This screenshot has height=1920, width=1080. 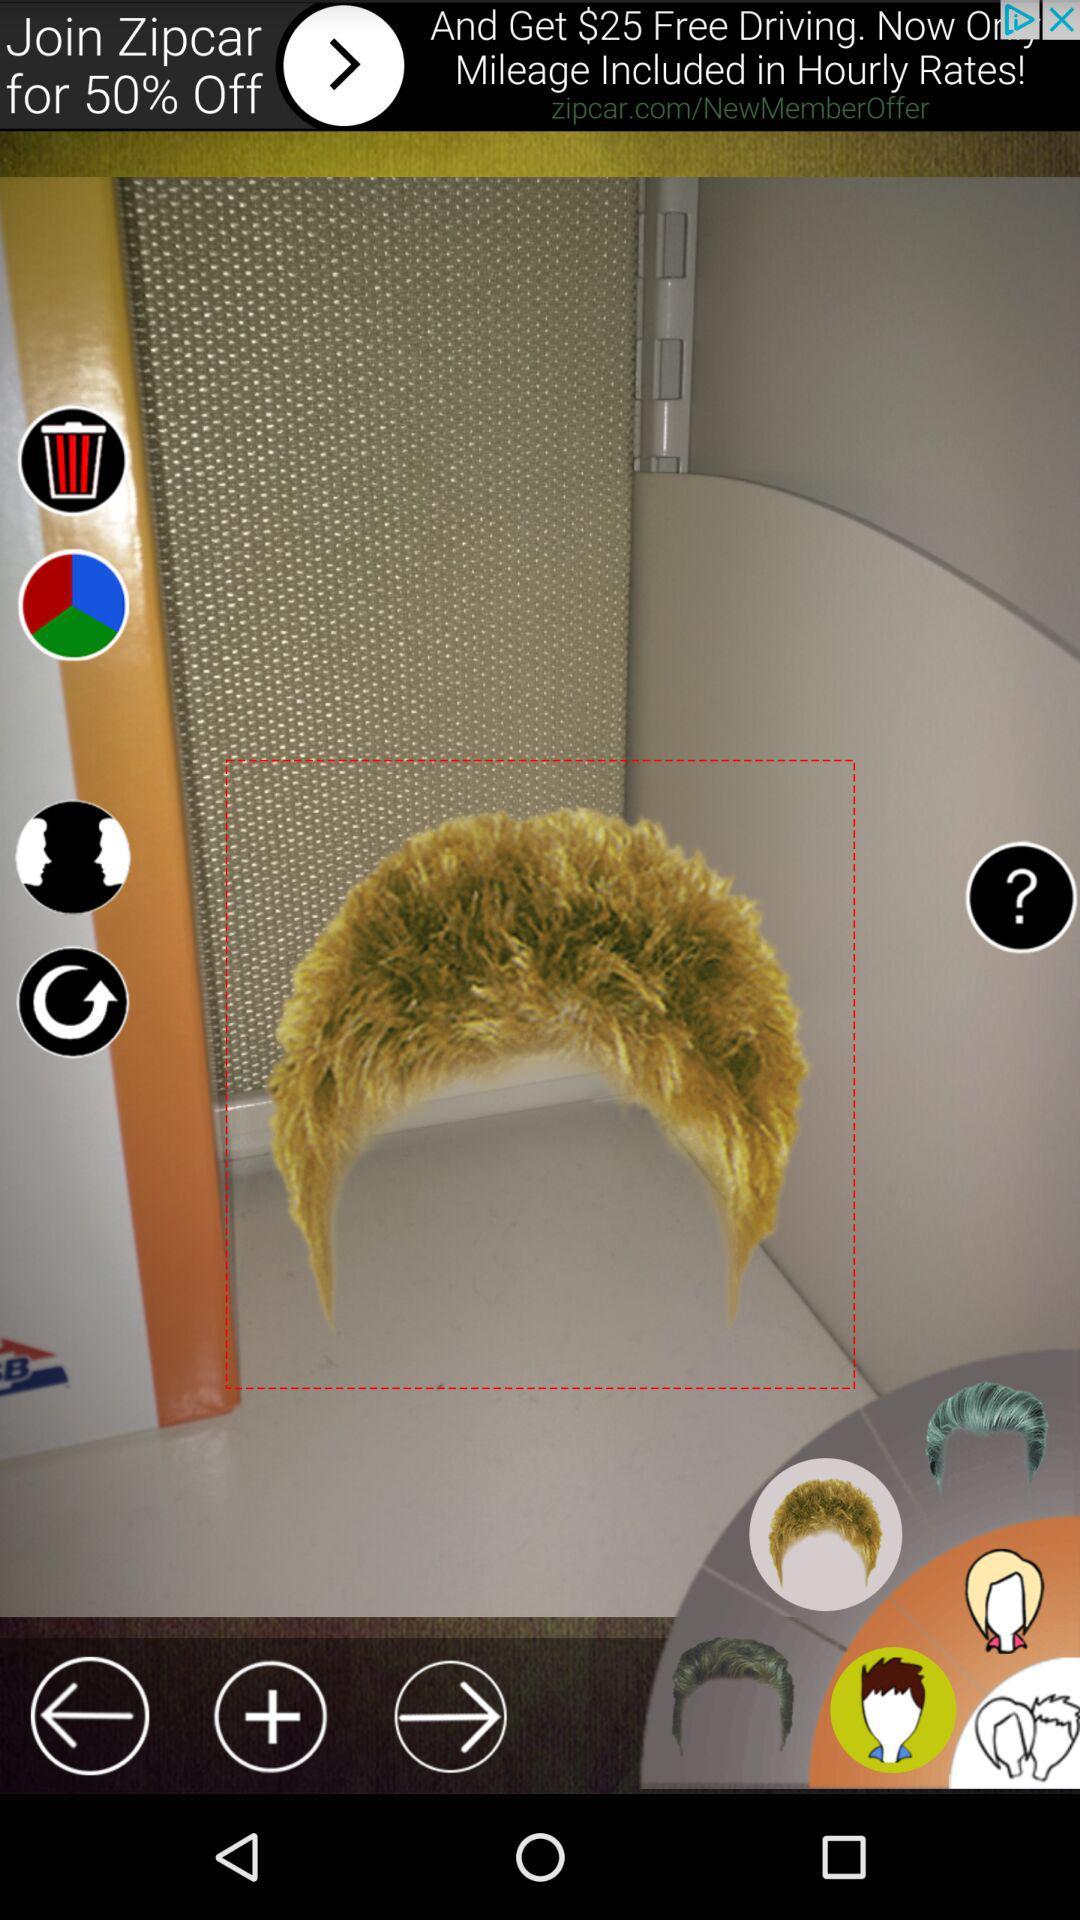 What do you see at coordinates (71, 603) in the screenshot?
I see `button choose a color` at bounding box center [71, 603].